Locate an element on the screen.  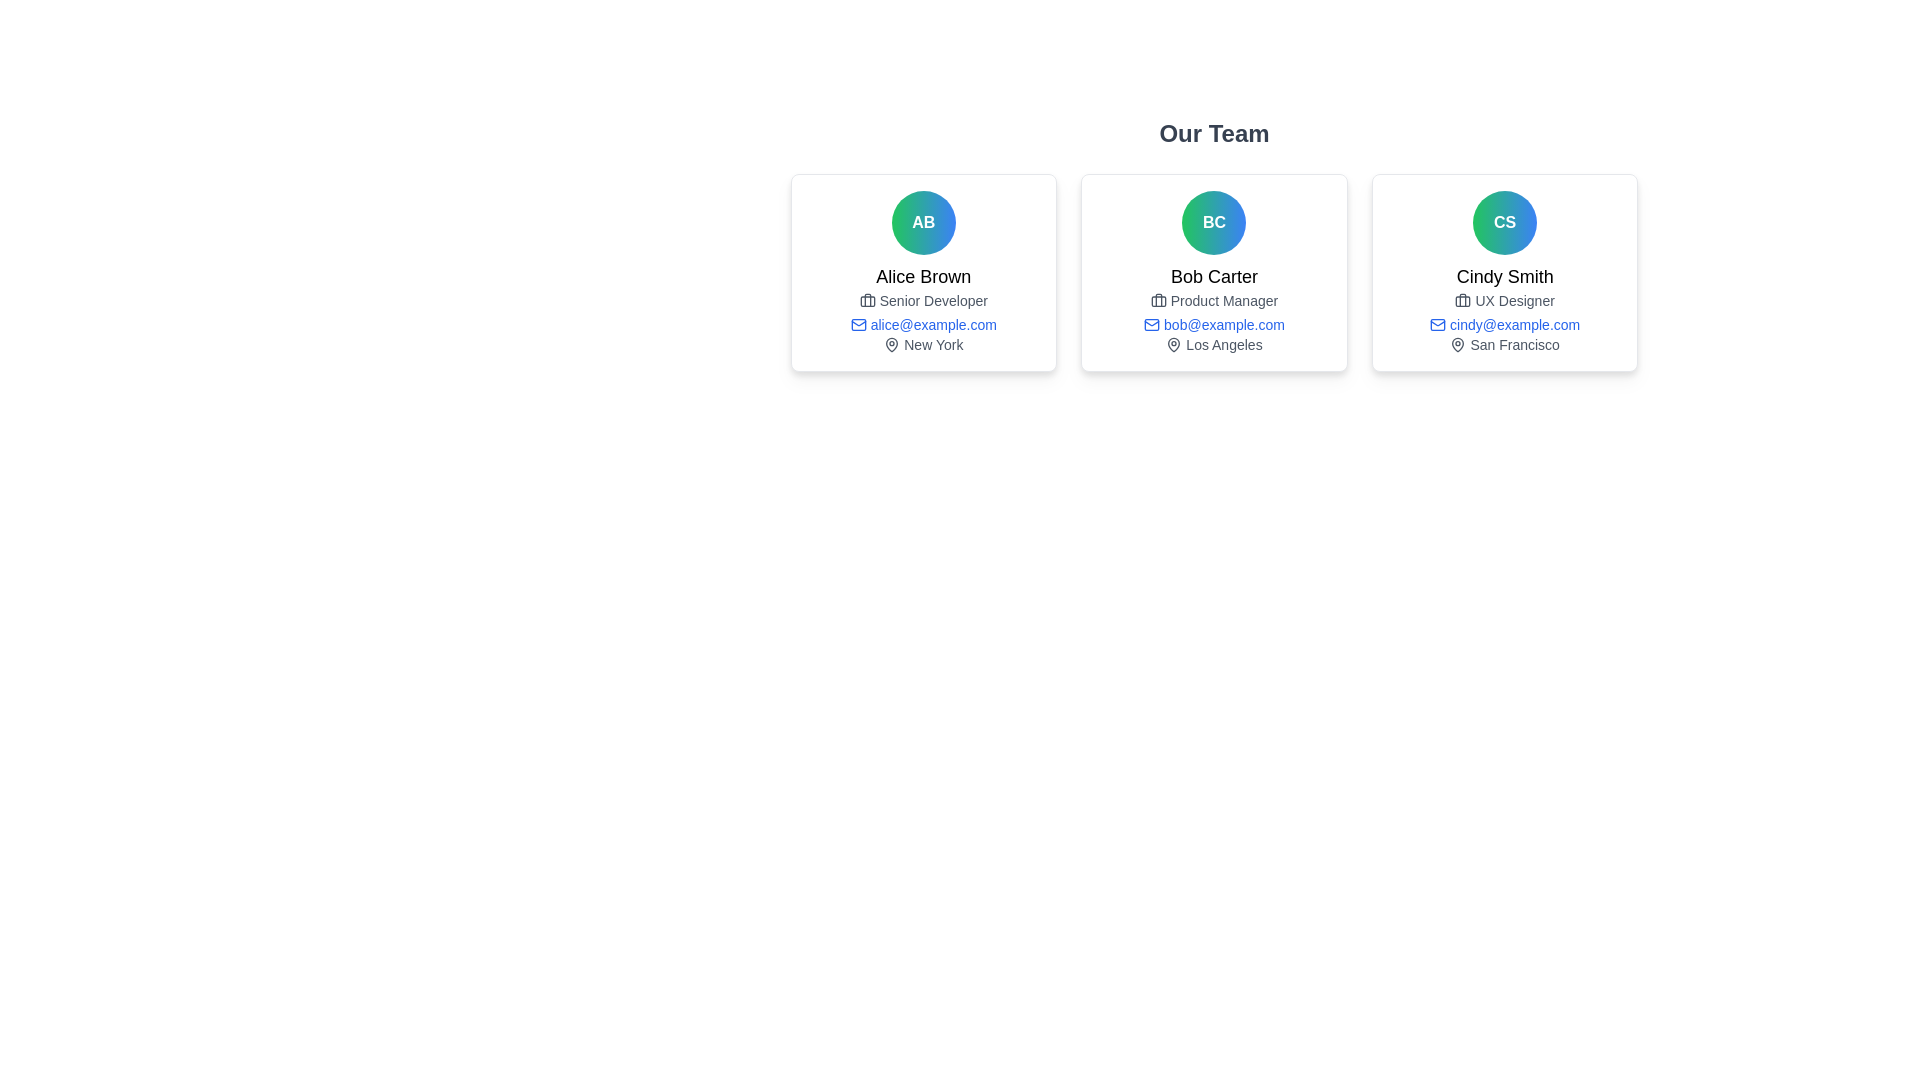
the map pin icon located to the left of the label 'New York' in the bottom section of the first profile card is located at coordinates (891, 343).